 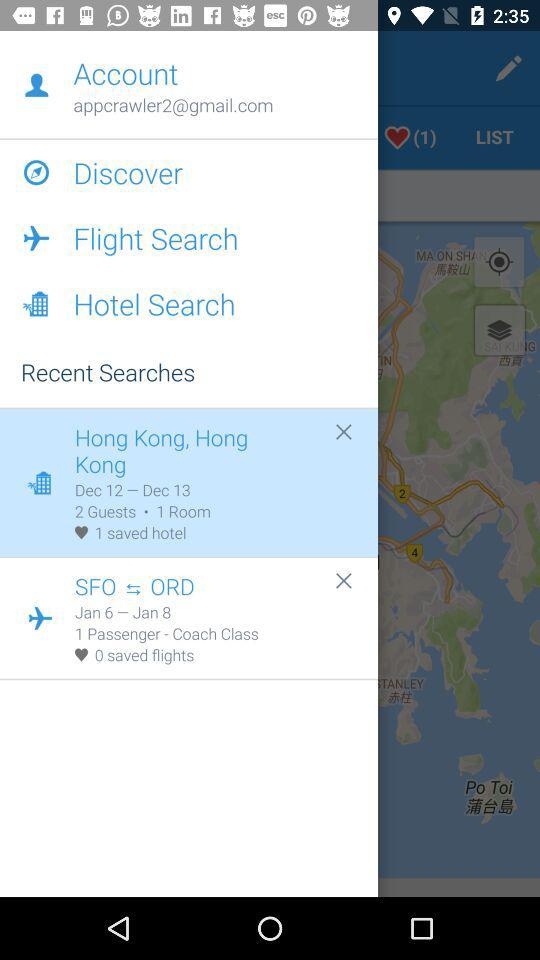 I want to click on the layers icon, so click(x=498, y=330).